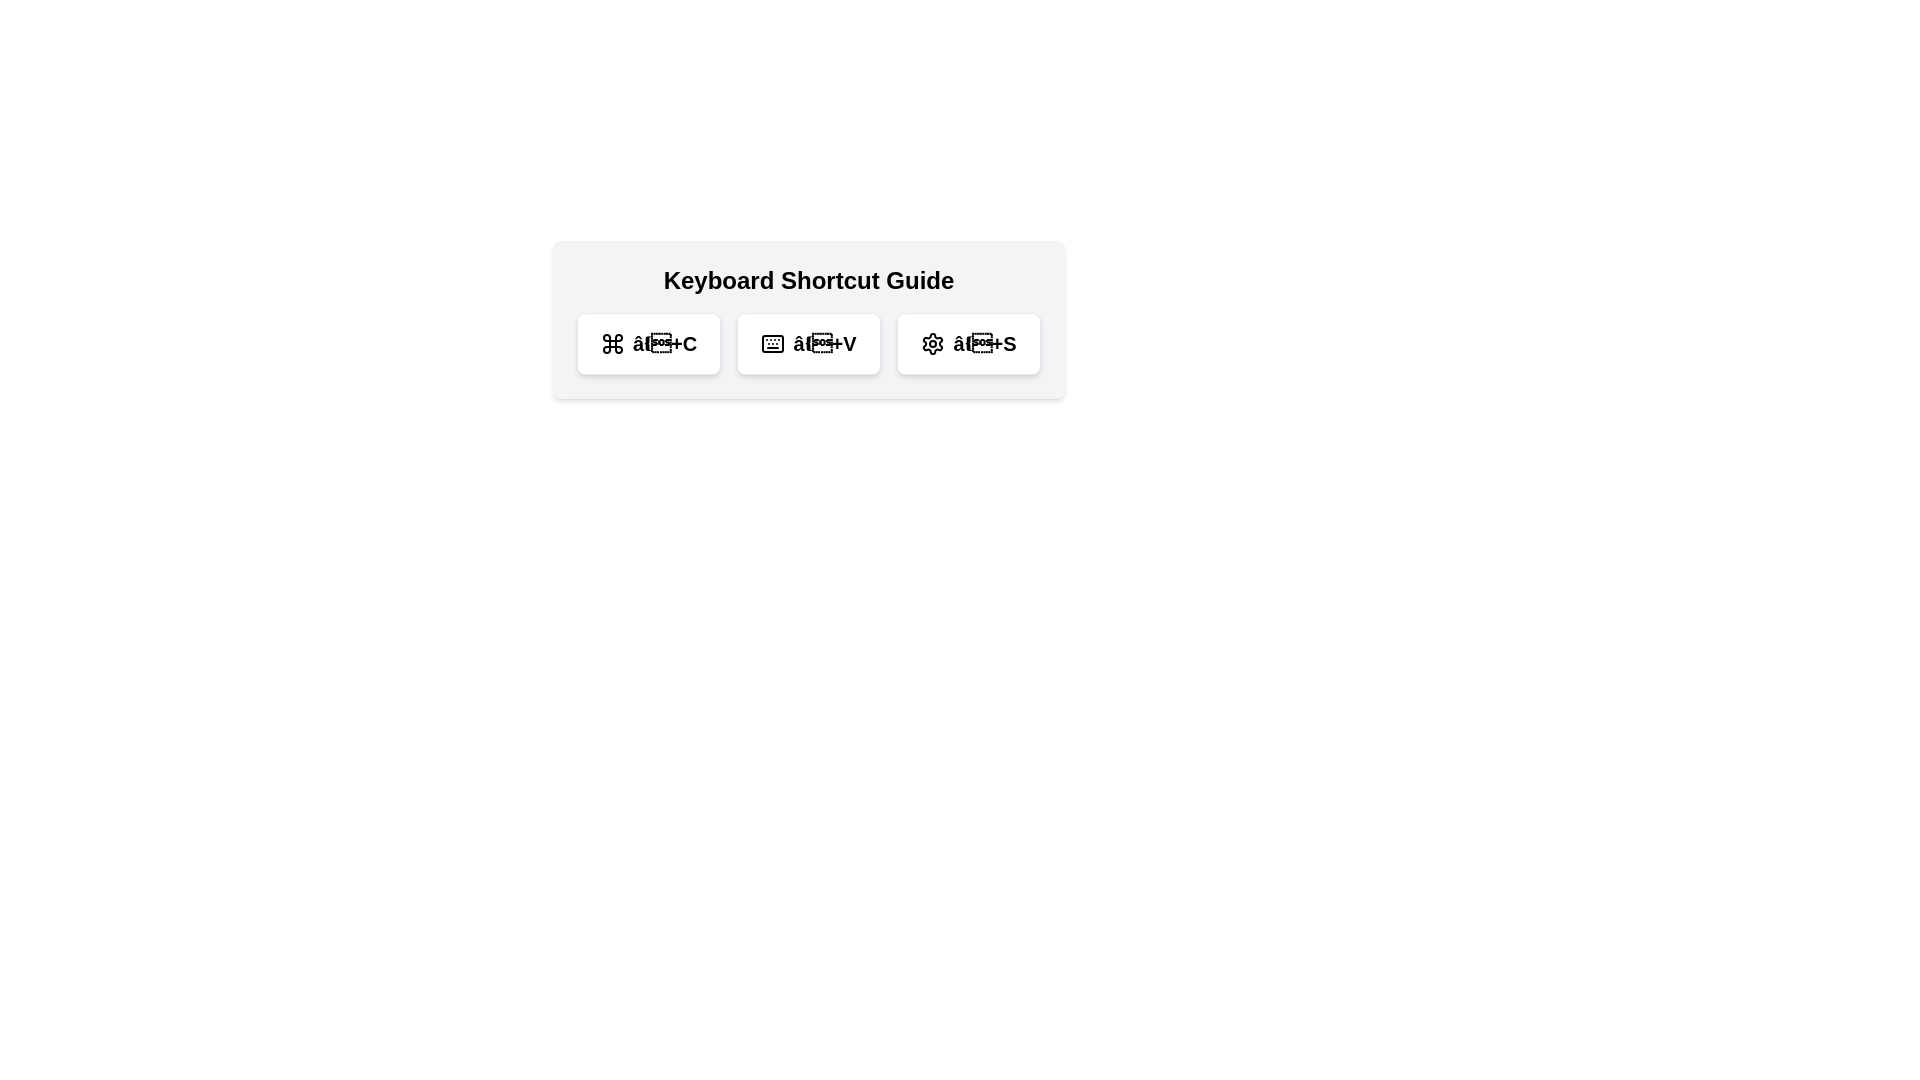  Describe the element at coordinates (932, 342) in the screenshot. I see `the decorative cogwheel icon at the bottom-right of the shortcut guides section to highlight or select it` at that location.